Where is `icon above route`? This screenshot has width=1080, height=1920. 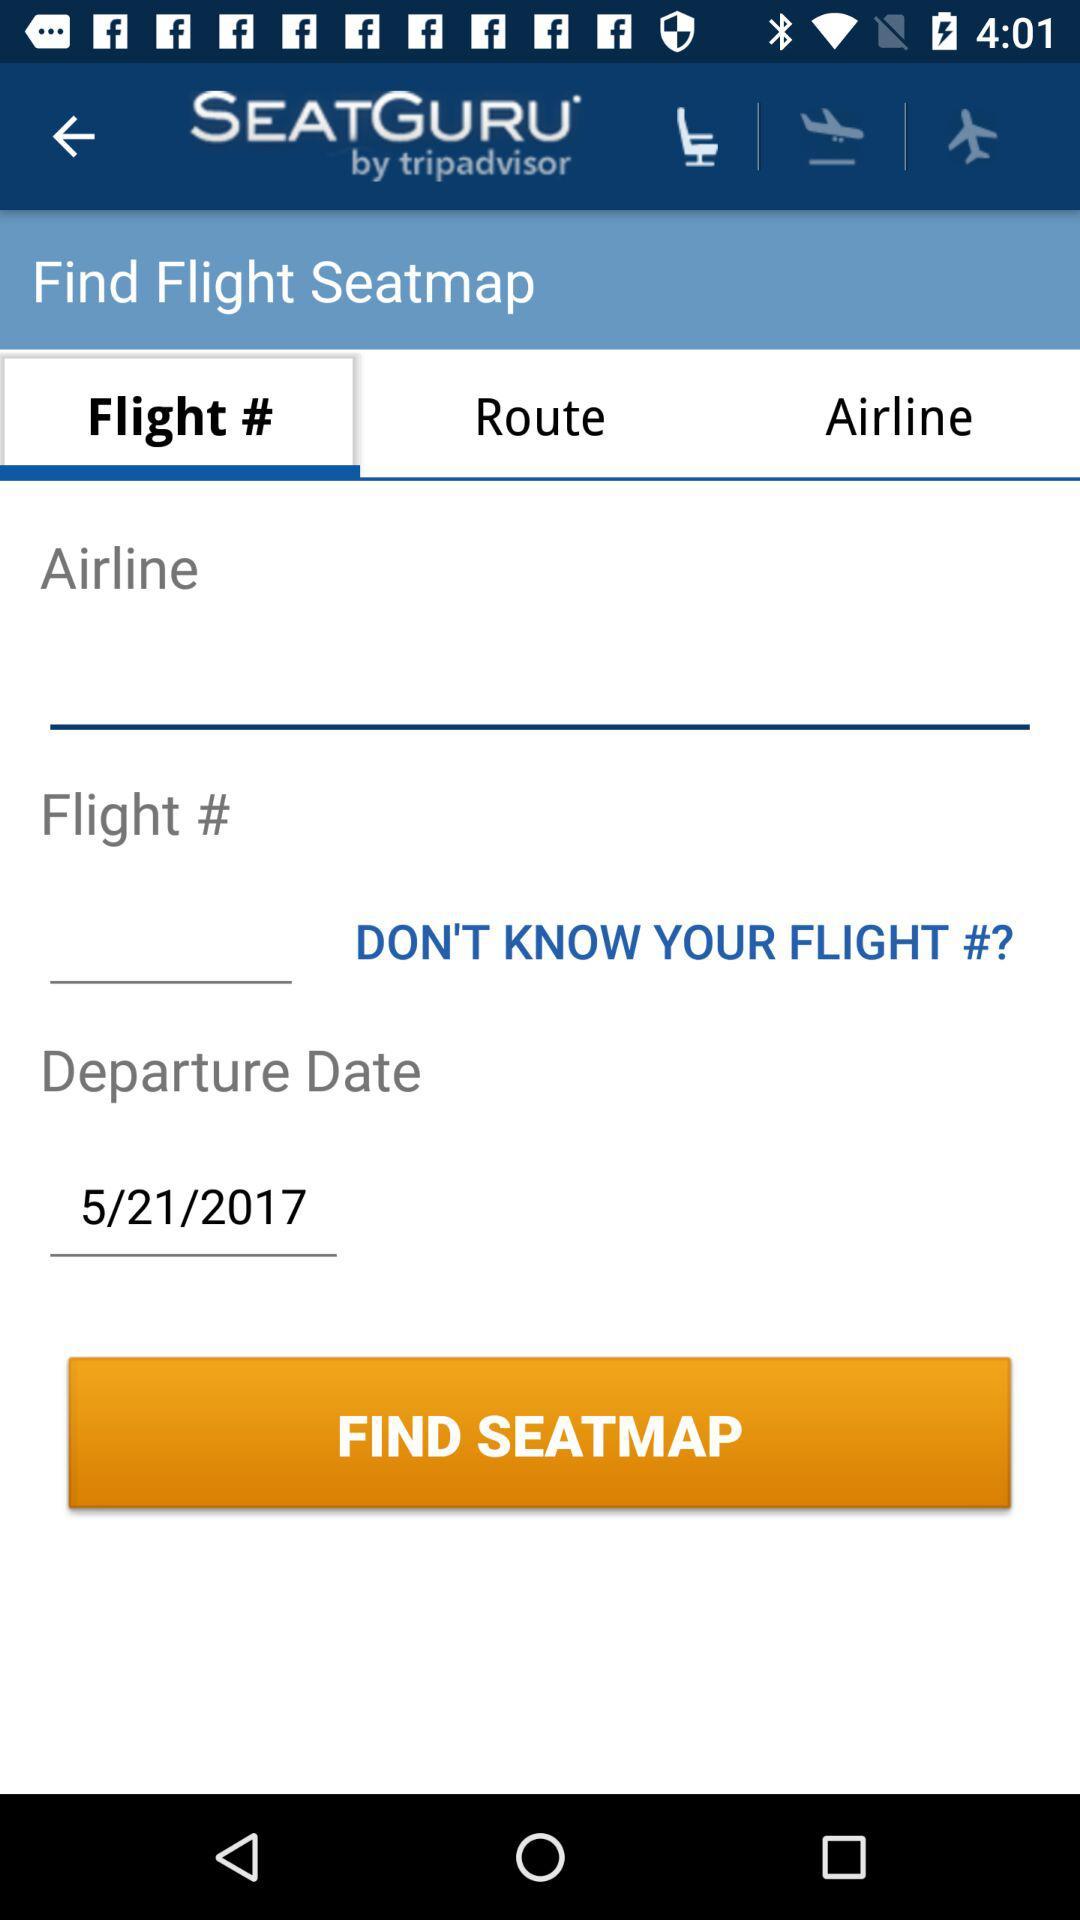
icon above route is located at coordinates (696, 135).